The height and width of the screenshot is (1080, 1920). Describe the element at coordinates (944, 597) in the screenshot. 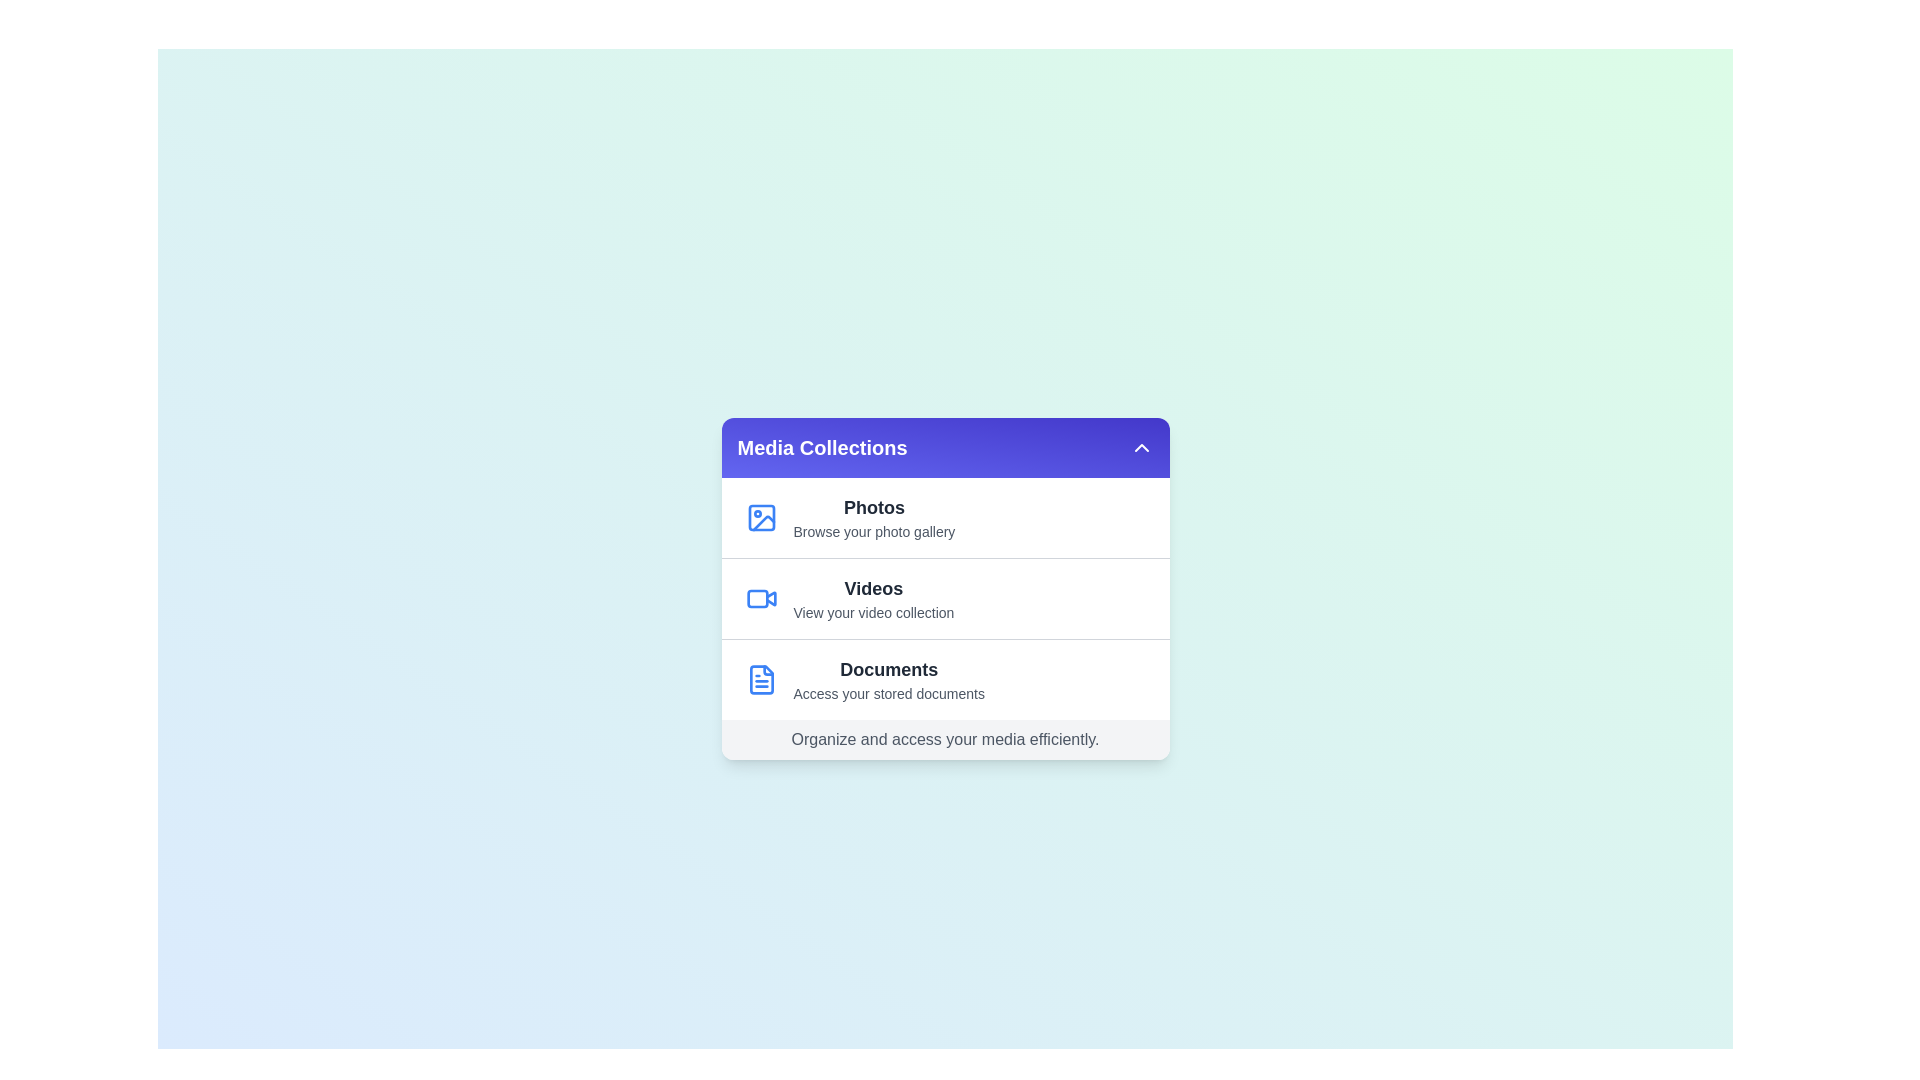

I see `the menu option Videos to observe its hover effect or tooltip` at that location.